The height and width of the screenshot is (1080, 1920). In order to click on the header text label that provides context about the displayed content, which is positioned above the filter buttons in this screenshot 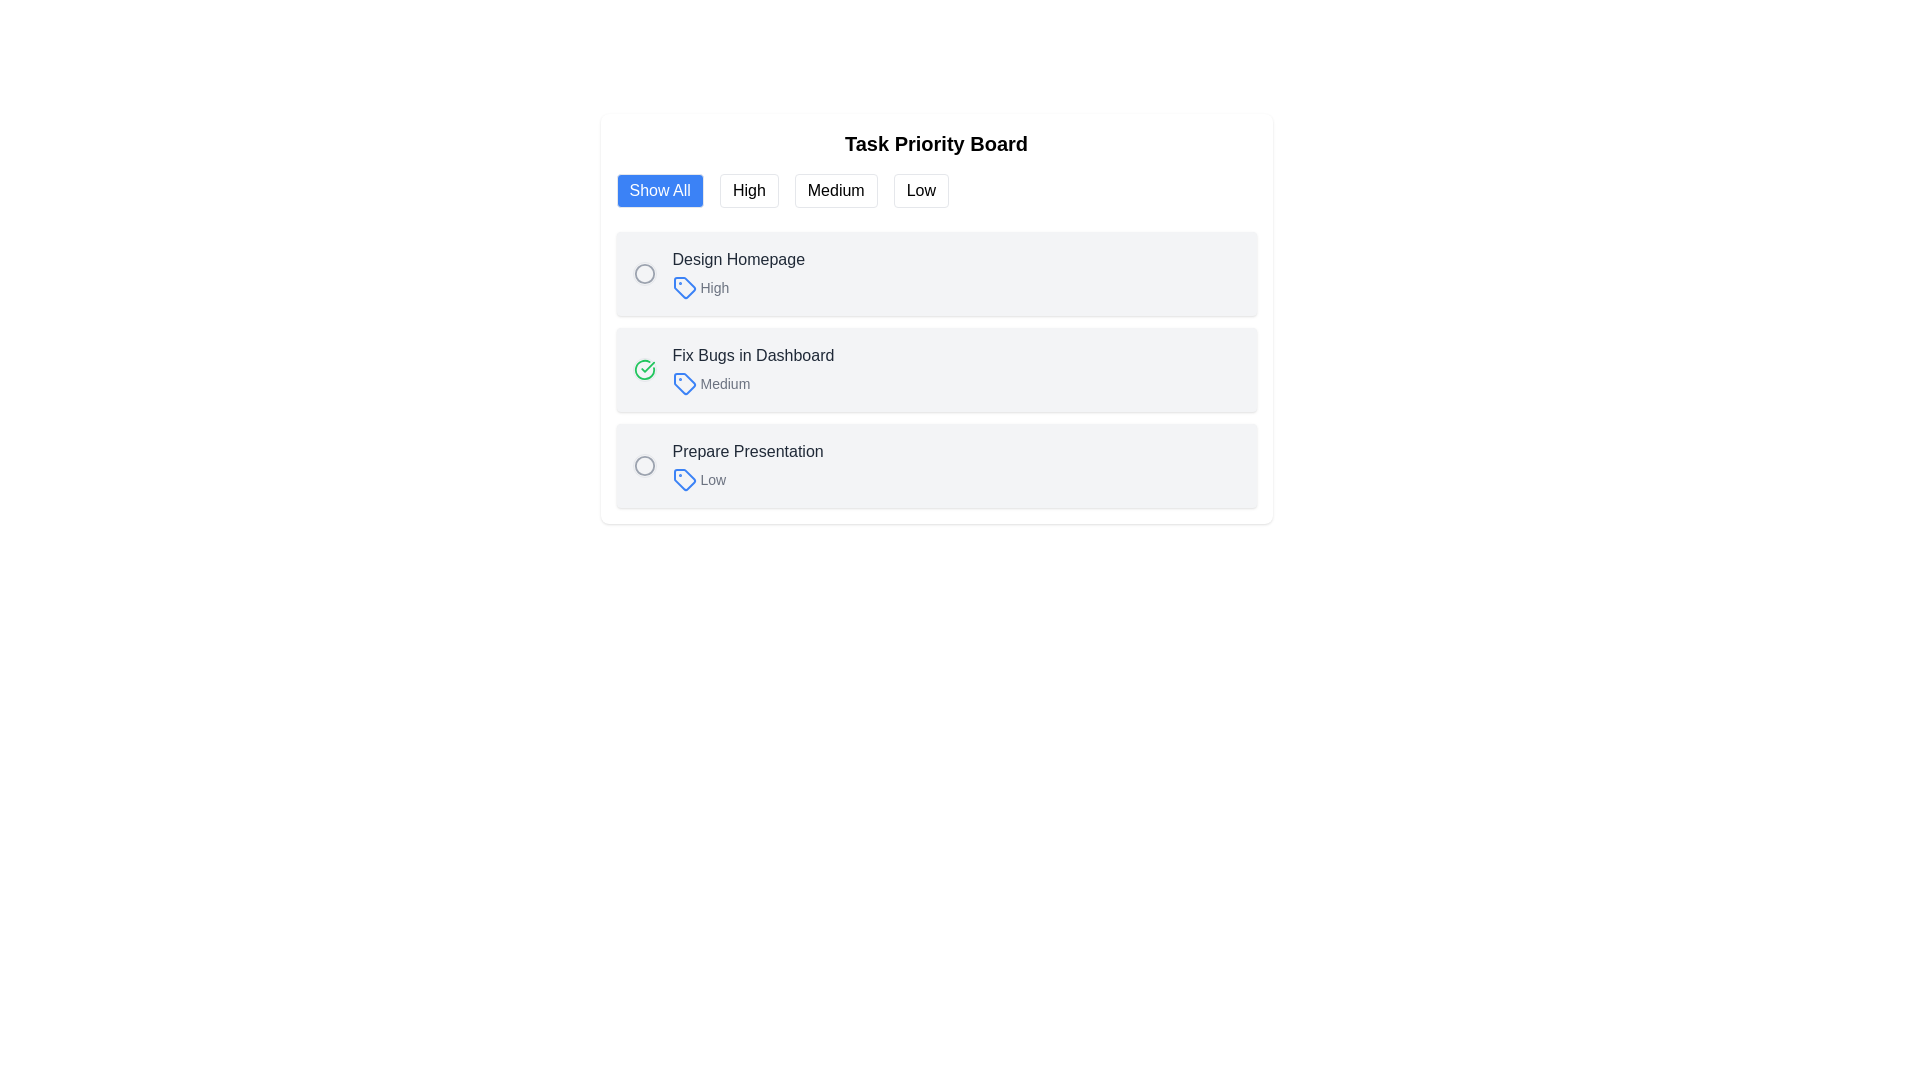, I will do `click(935, 142)`.